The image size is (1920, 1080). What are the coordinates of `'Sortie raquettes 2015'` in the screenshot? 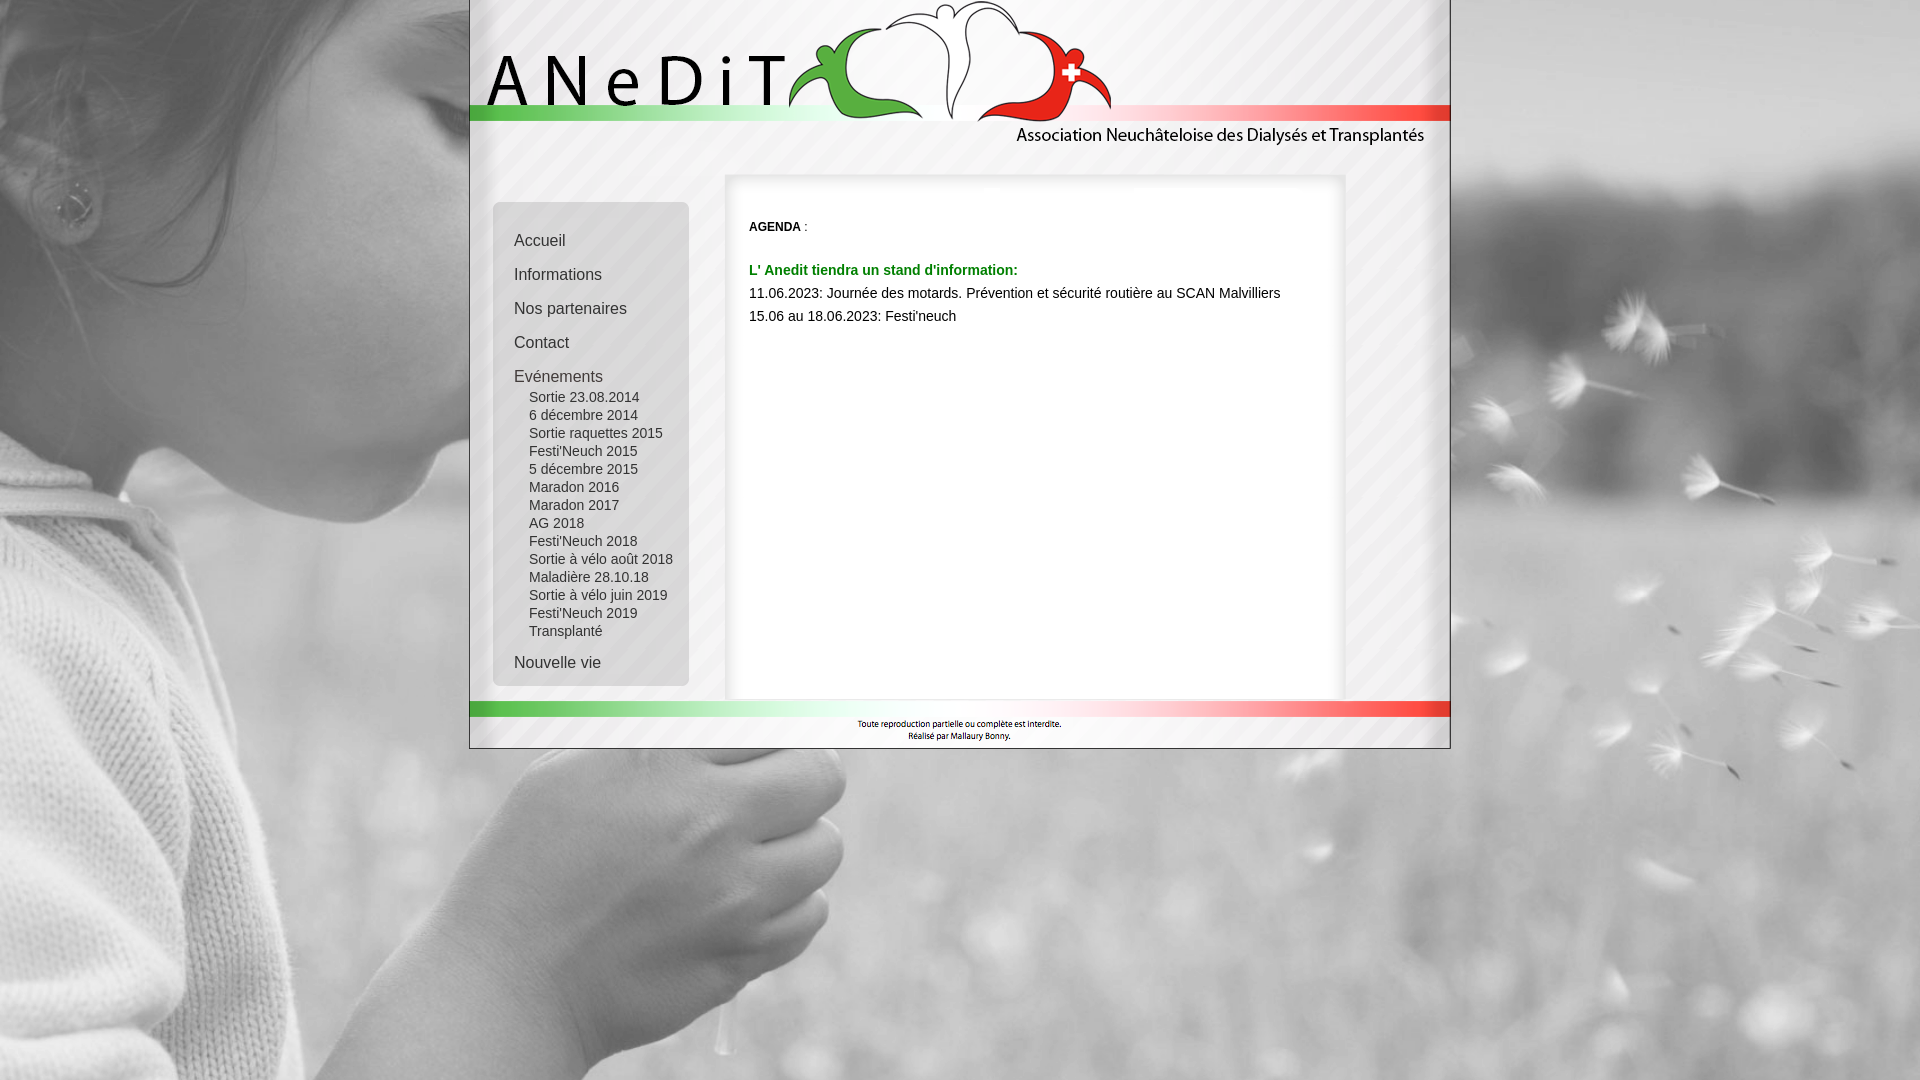 It's located at (588, 431).